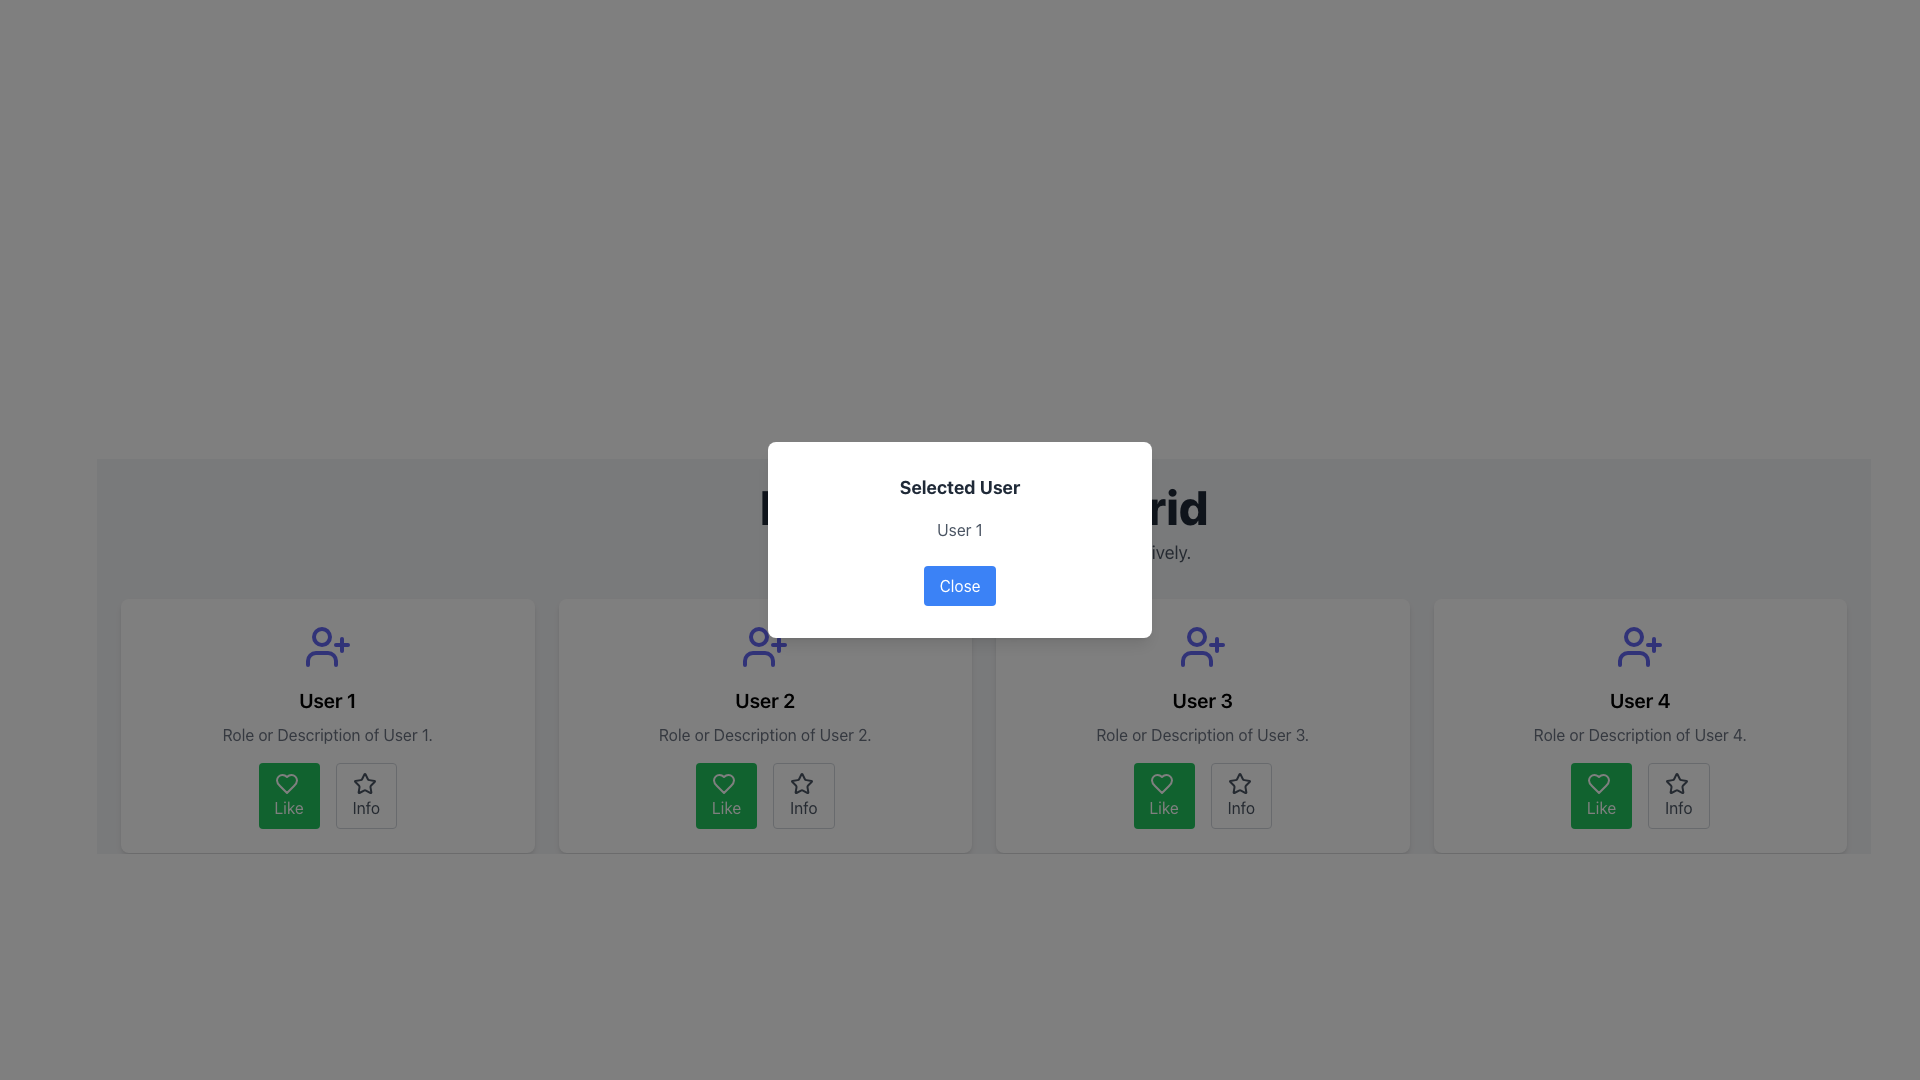 The image size is (1920, 1080). What do you see at coordinates (327, 735) in the screenshot?
I see `the text label displaying 'Role or Description of User 1.' which is located beneath 'User 1' and above the 'Like' and 'Info' buttons` at bounding box center [327, 735].